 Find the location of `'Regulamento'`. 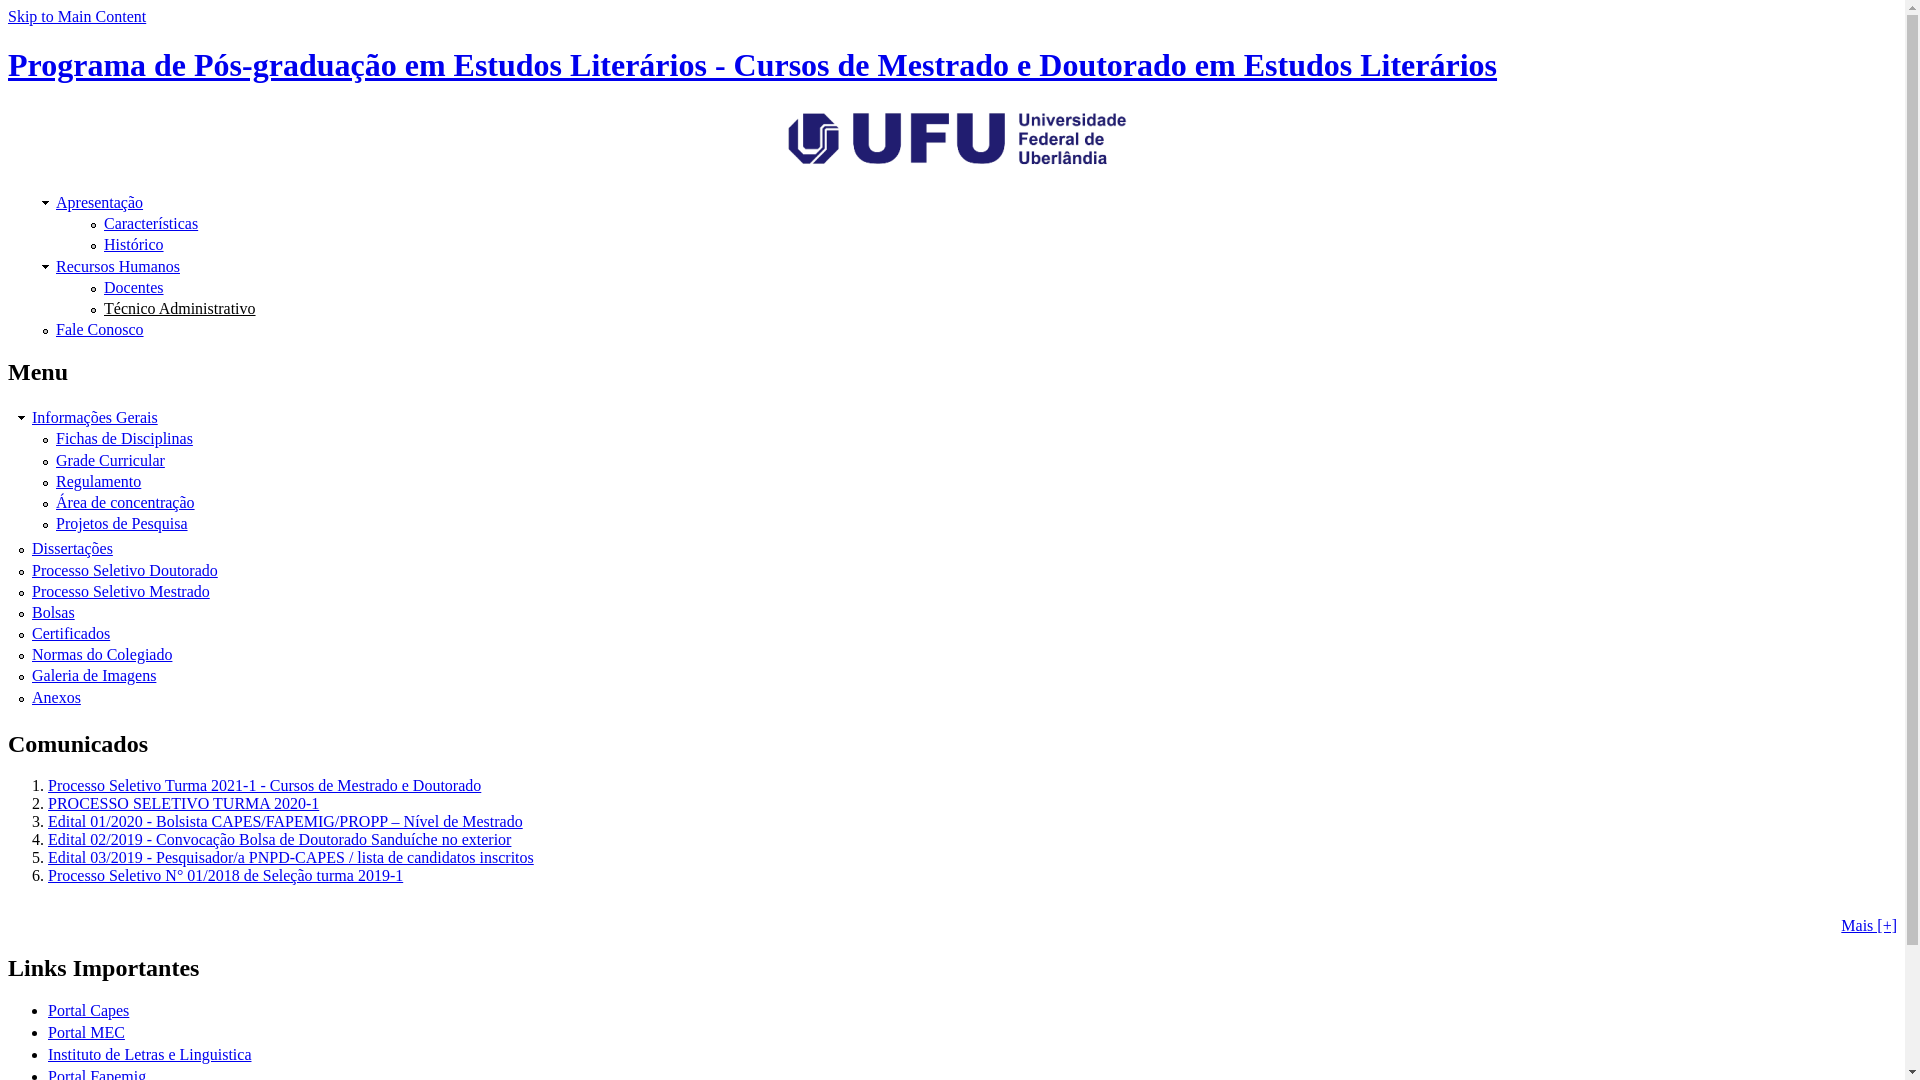

'Regulamento' is located at coordinates (56, 481).